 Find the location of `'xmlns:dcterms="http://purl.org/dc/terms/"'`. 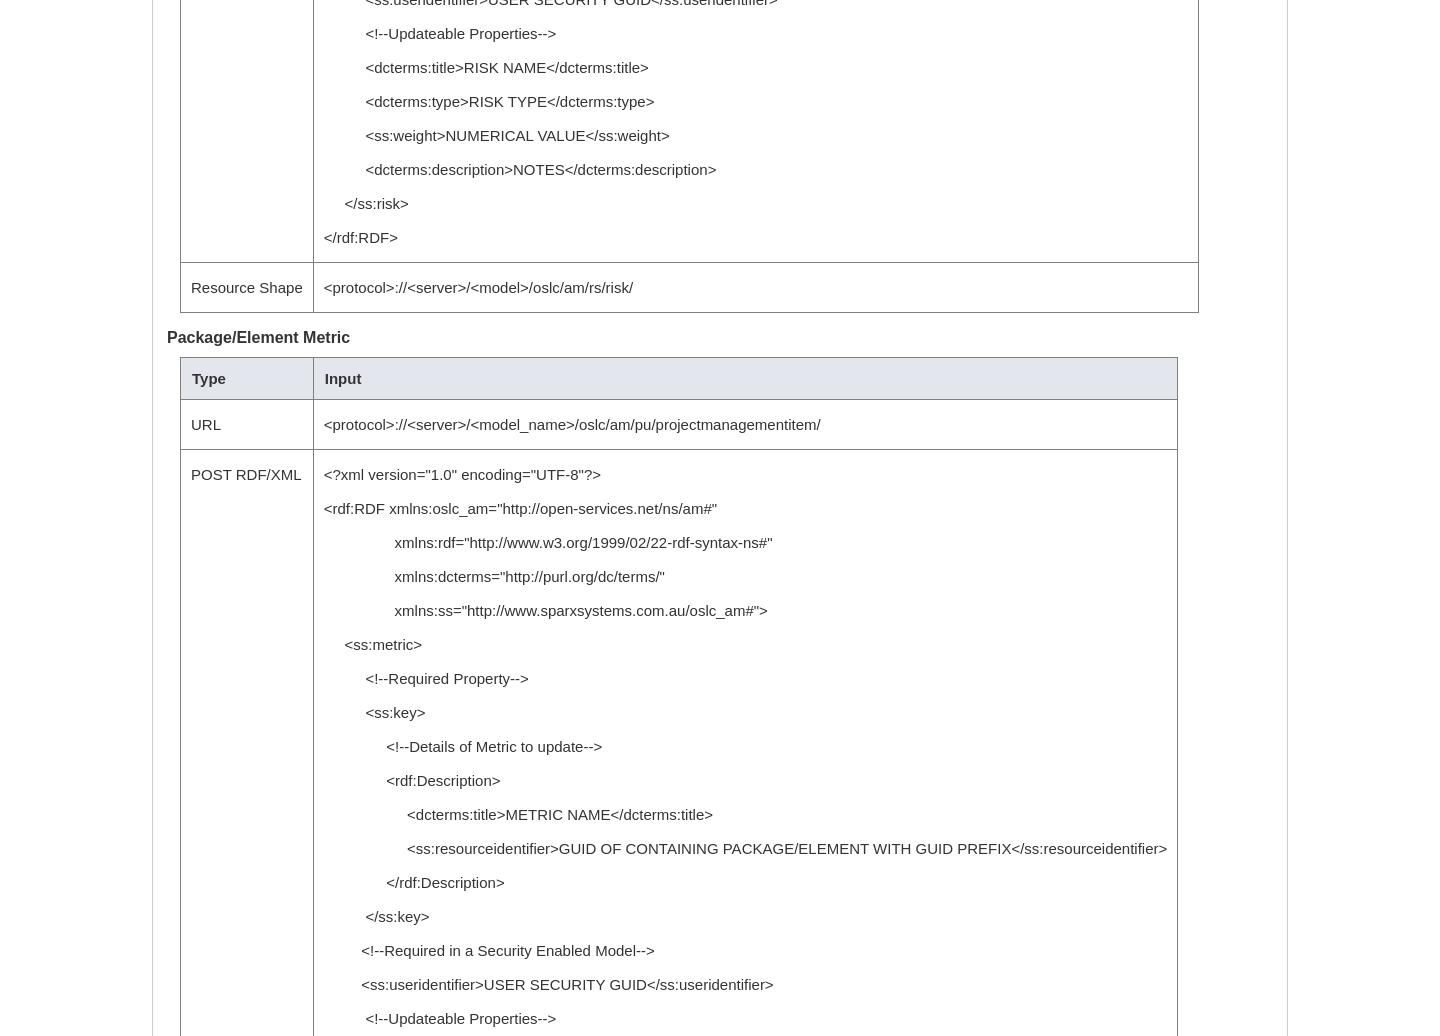

'xmlns:dcterms="http://purl.org/dc/terms/"' is located at coordinates (322, 576).